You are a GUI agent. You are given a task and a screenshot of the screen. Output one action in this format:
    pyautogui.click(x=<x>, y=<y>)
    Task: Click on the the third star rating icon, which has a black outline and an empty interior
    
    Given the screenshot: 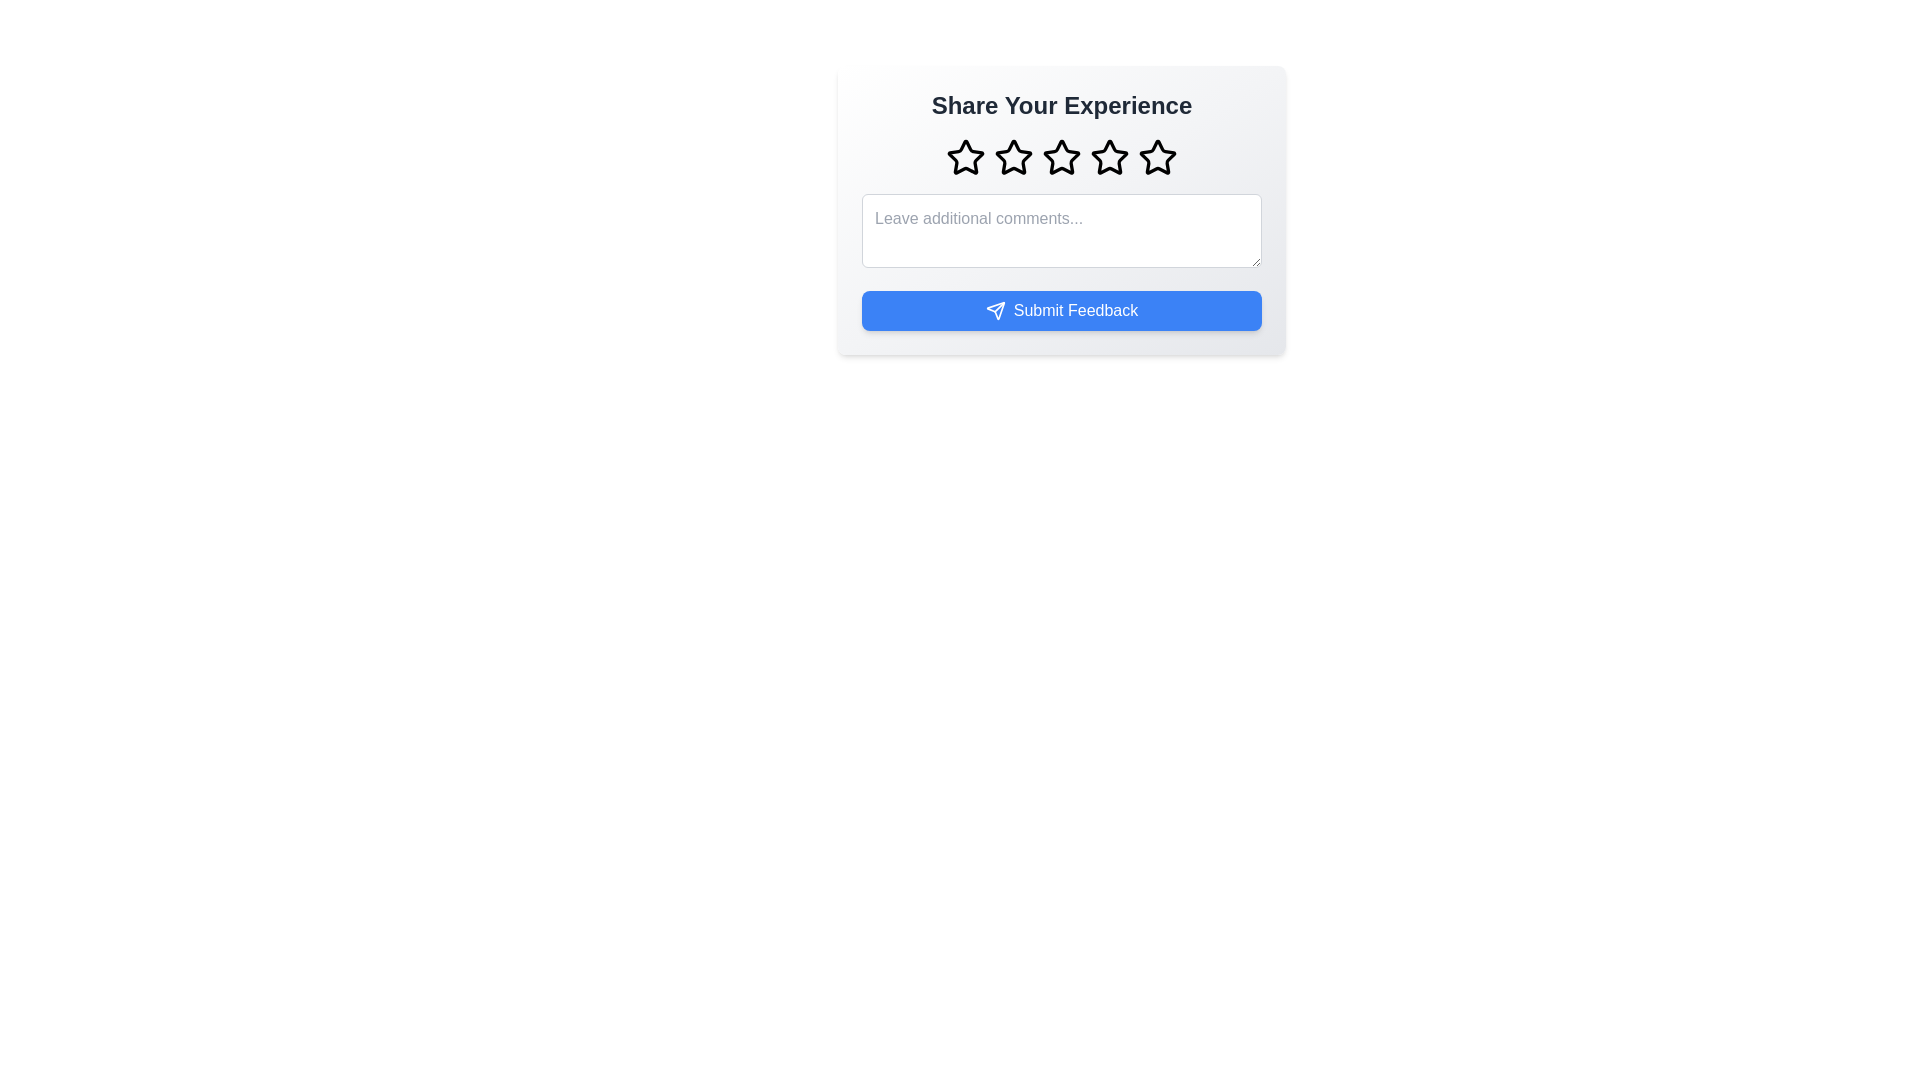 What is the action you would take?
    pyautogui.click(x=1060, y=156)
    